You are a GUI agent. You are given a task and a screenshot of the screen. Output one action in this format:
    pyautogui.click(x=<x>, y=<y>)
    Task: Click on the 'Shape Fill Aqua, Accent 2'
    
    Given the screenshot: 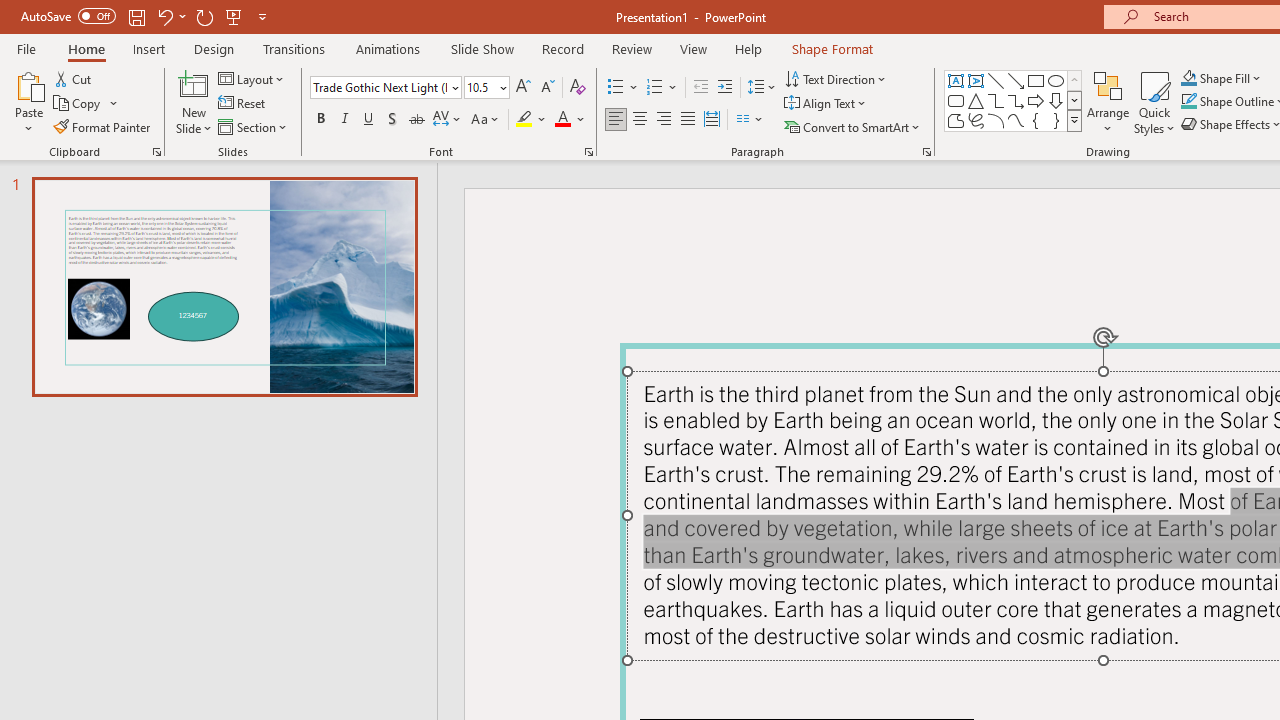 What is the action you would take?
    pyautogui.click(x=1189, y=77)
    